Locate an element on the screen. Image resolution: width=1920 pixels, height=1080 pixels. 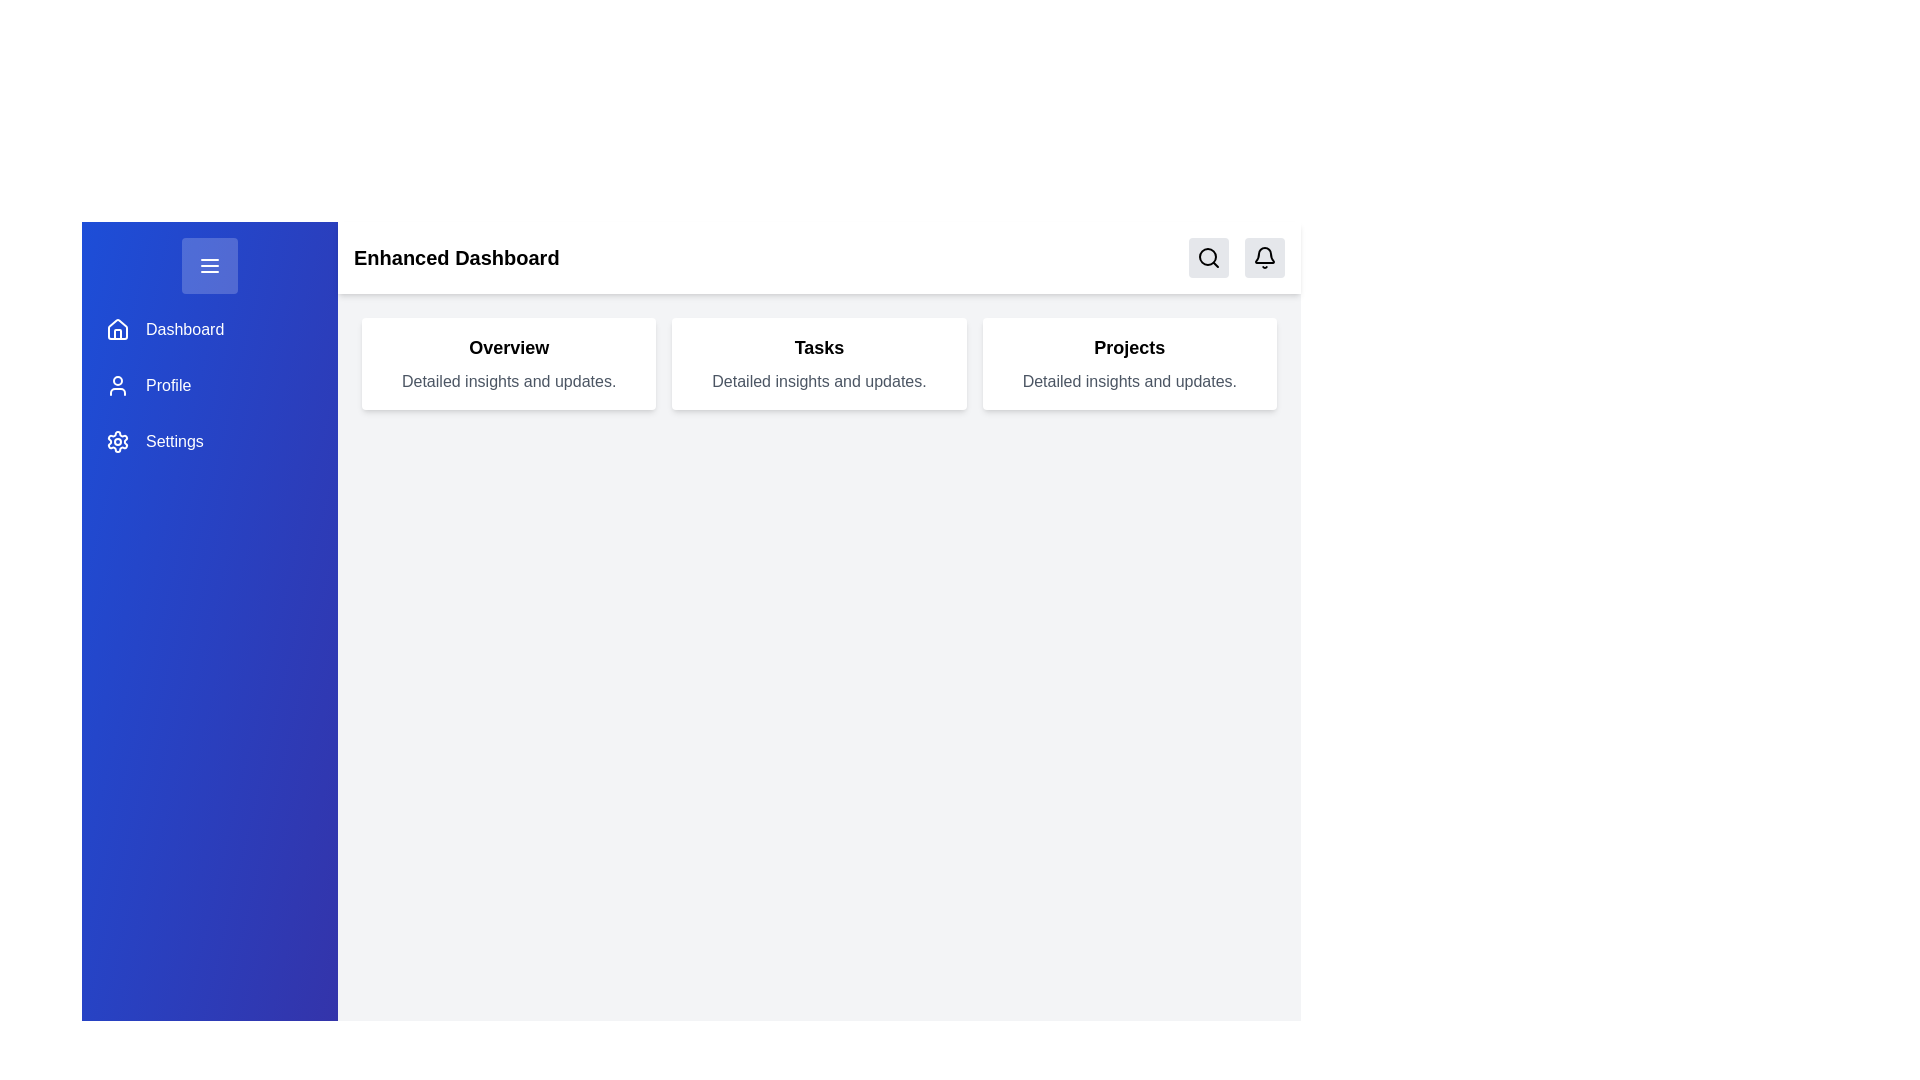
the notification button, which is a rounded rectangular button with a gray background and a notification bell icon located at the top right corner of the main interface is located at coordinates (1264, 257).